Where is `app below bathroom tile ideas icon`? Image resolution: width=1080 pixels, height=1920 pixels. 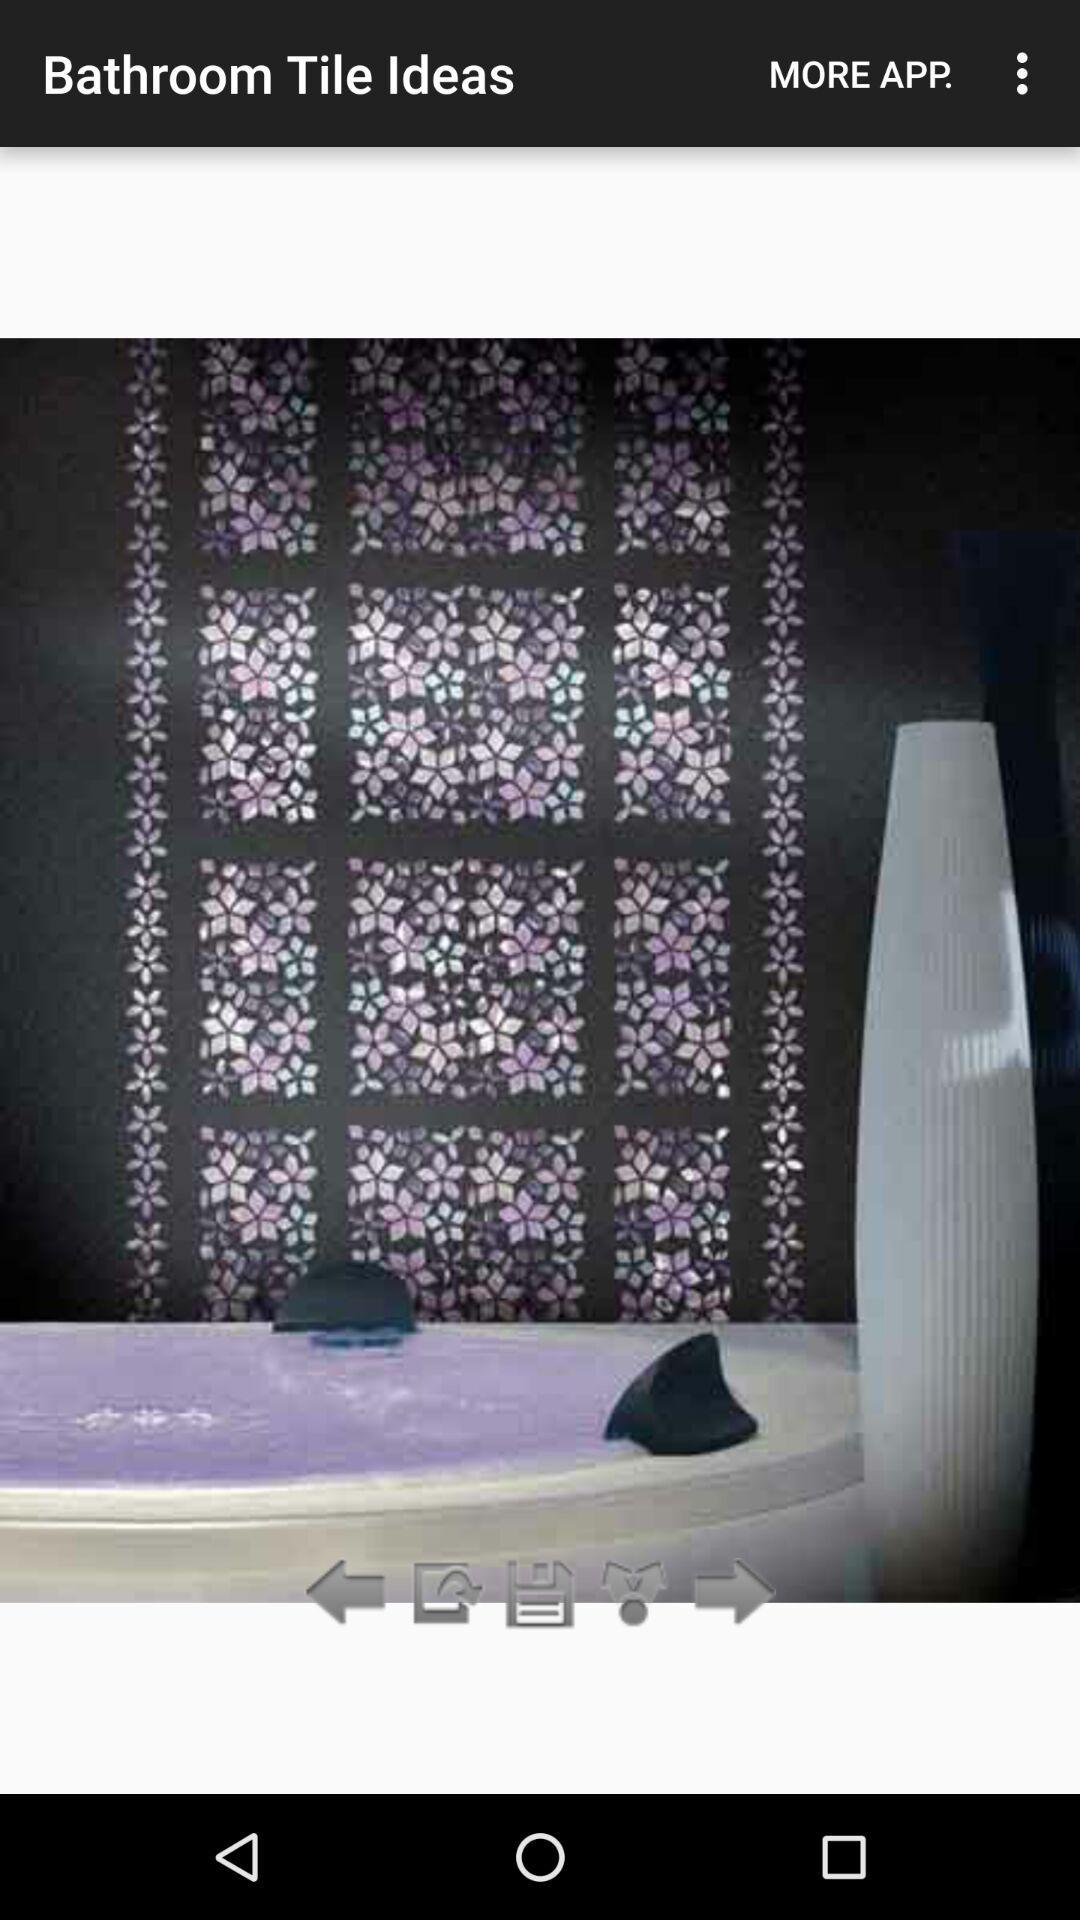
app below bathroom tile ideas icon is located at coordinates (540, 1593).